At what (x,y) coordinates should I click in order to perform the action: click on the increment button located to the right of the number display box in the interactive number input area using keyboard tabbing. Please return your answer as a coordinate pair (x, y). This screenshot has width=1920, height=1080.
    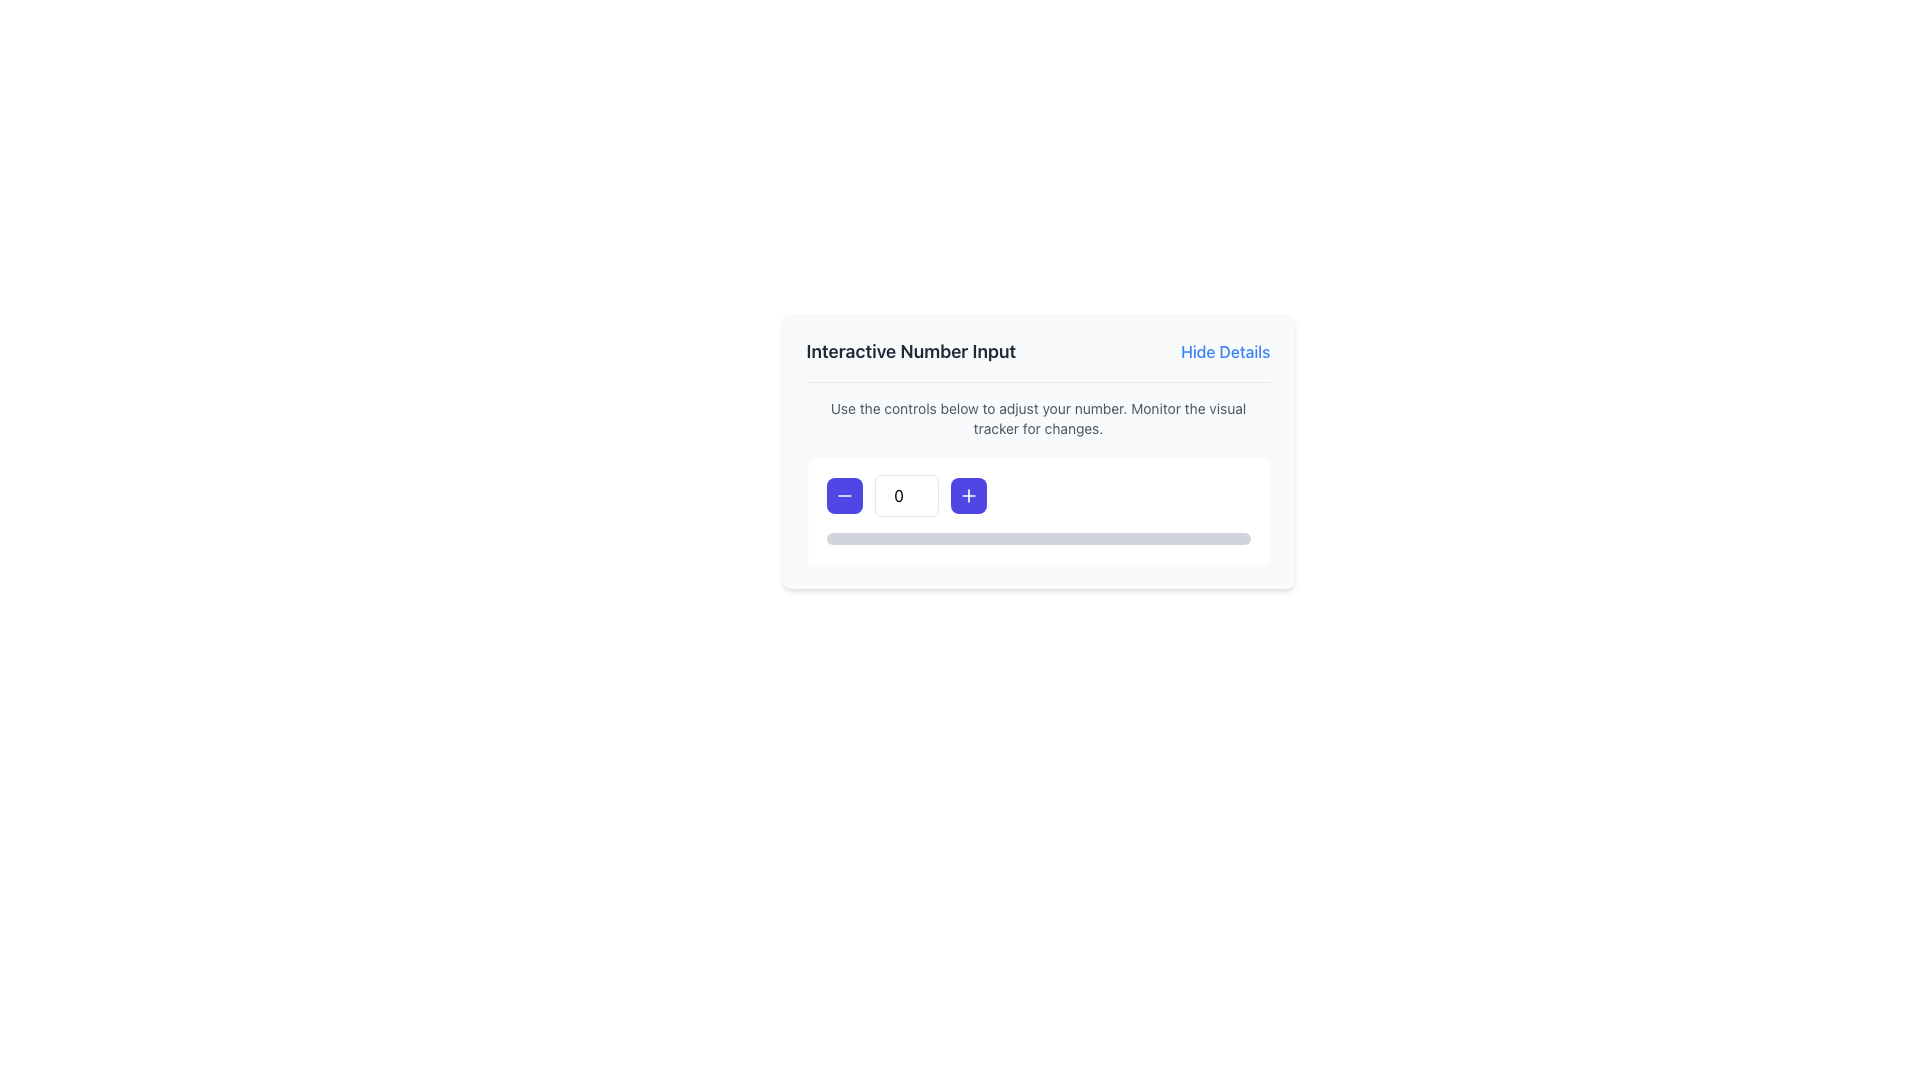
    Looking at the image, I should click on (968, 495).